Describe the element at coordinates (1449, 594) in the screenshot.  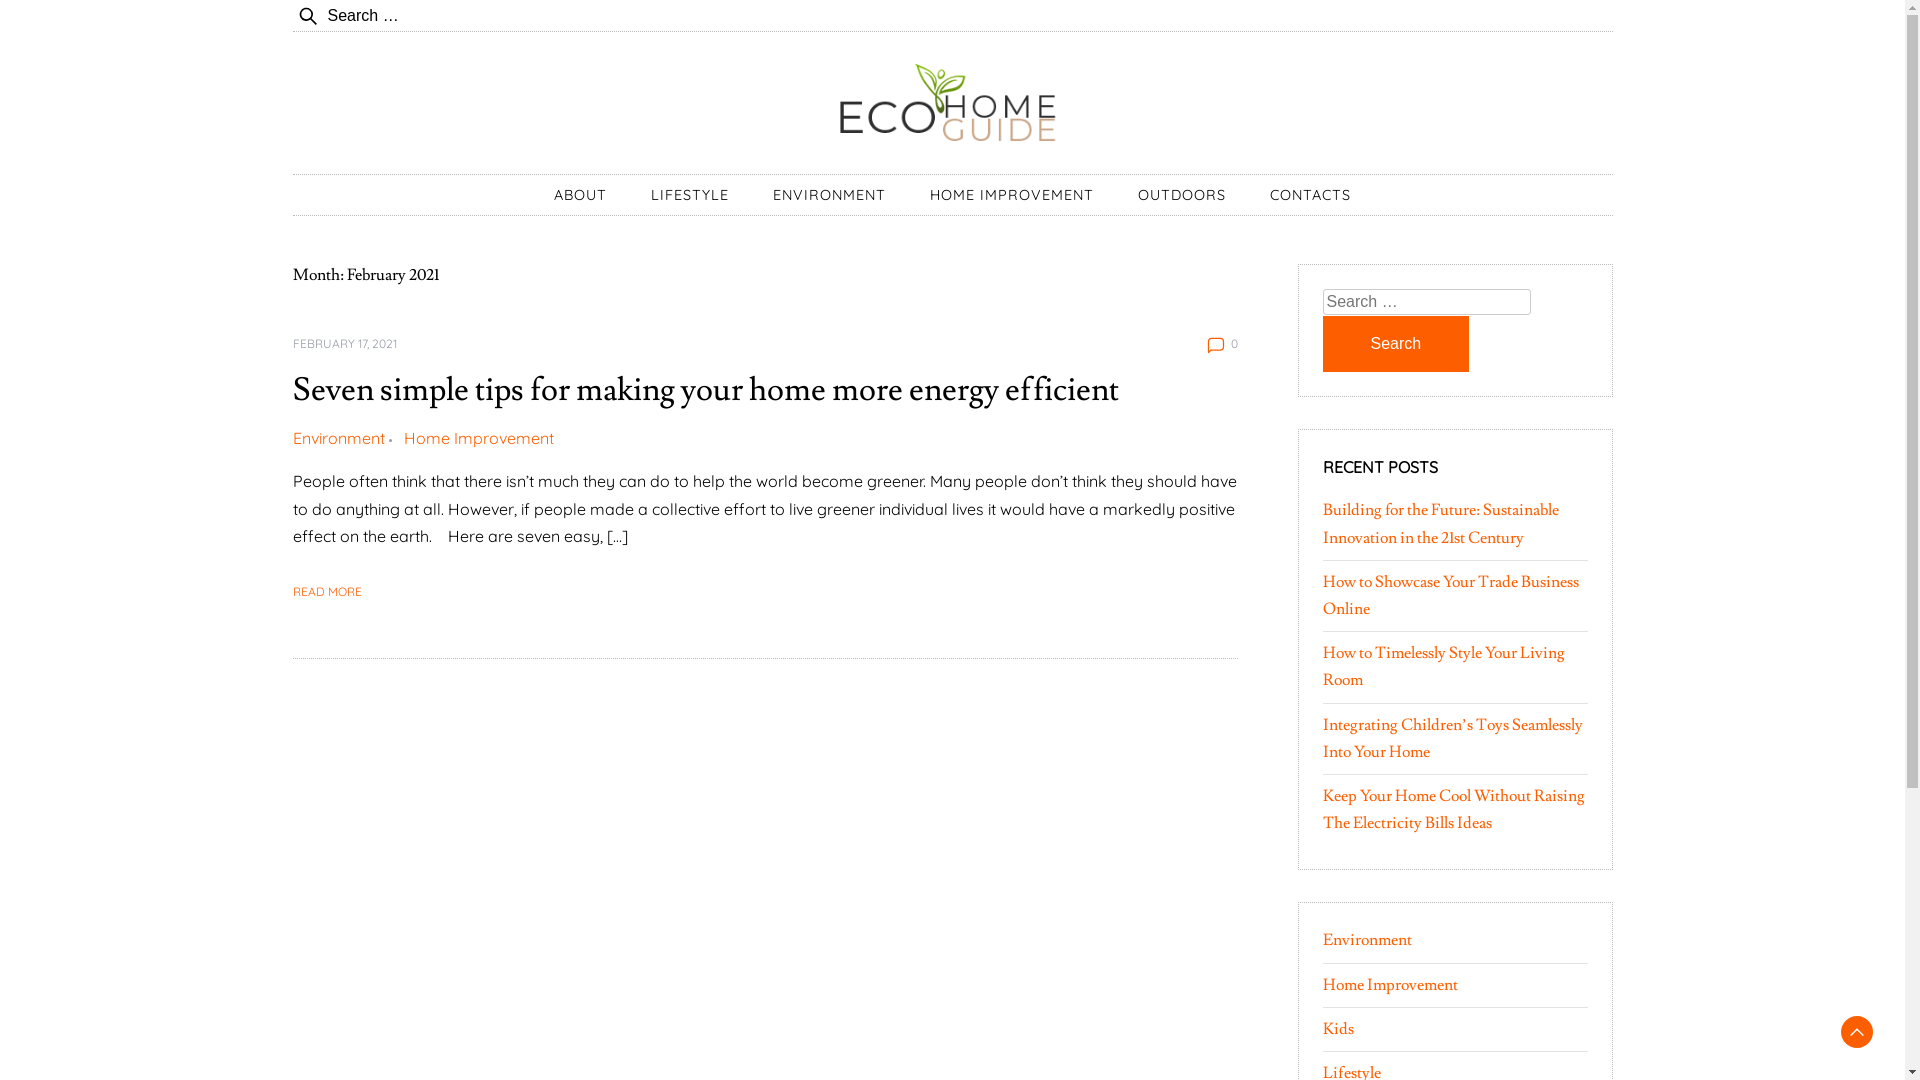
I see `'How to Showcase Your Trade Business Online'` at that location.